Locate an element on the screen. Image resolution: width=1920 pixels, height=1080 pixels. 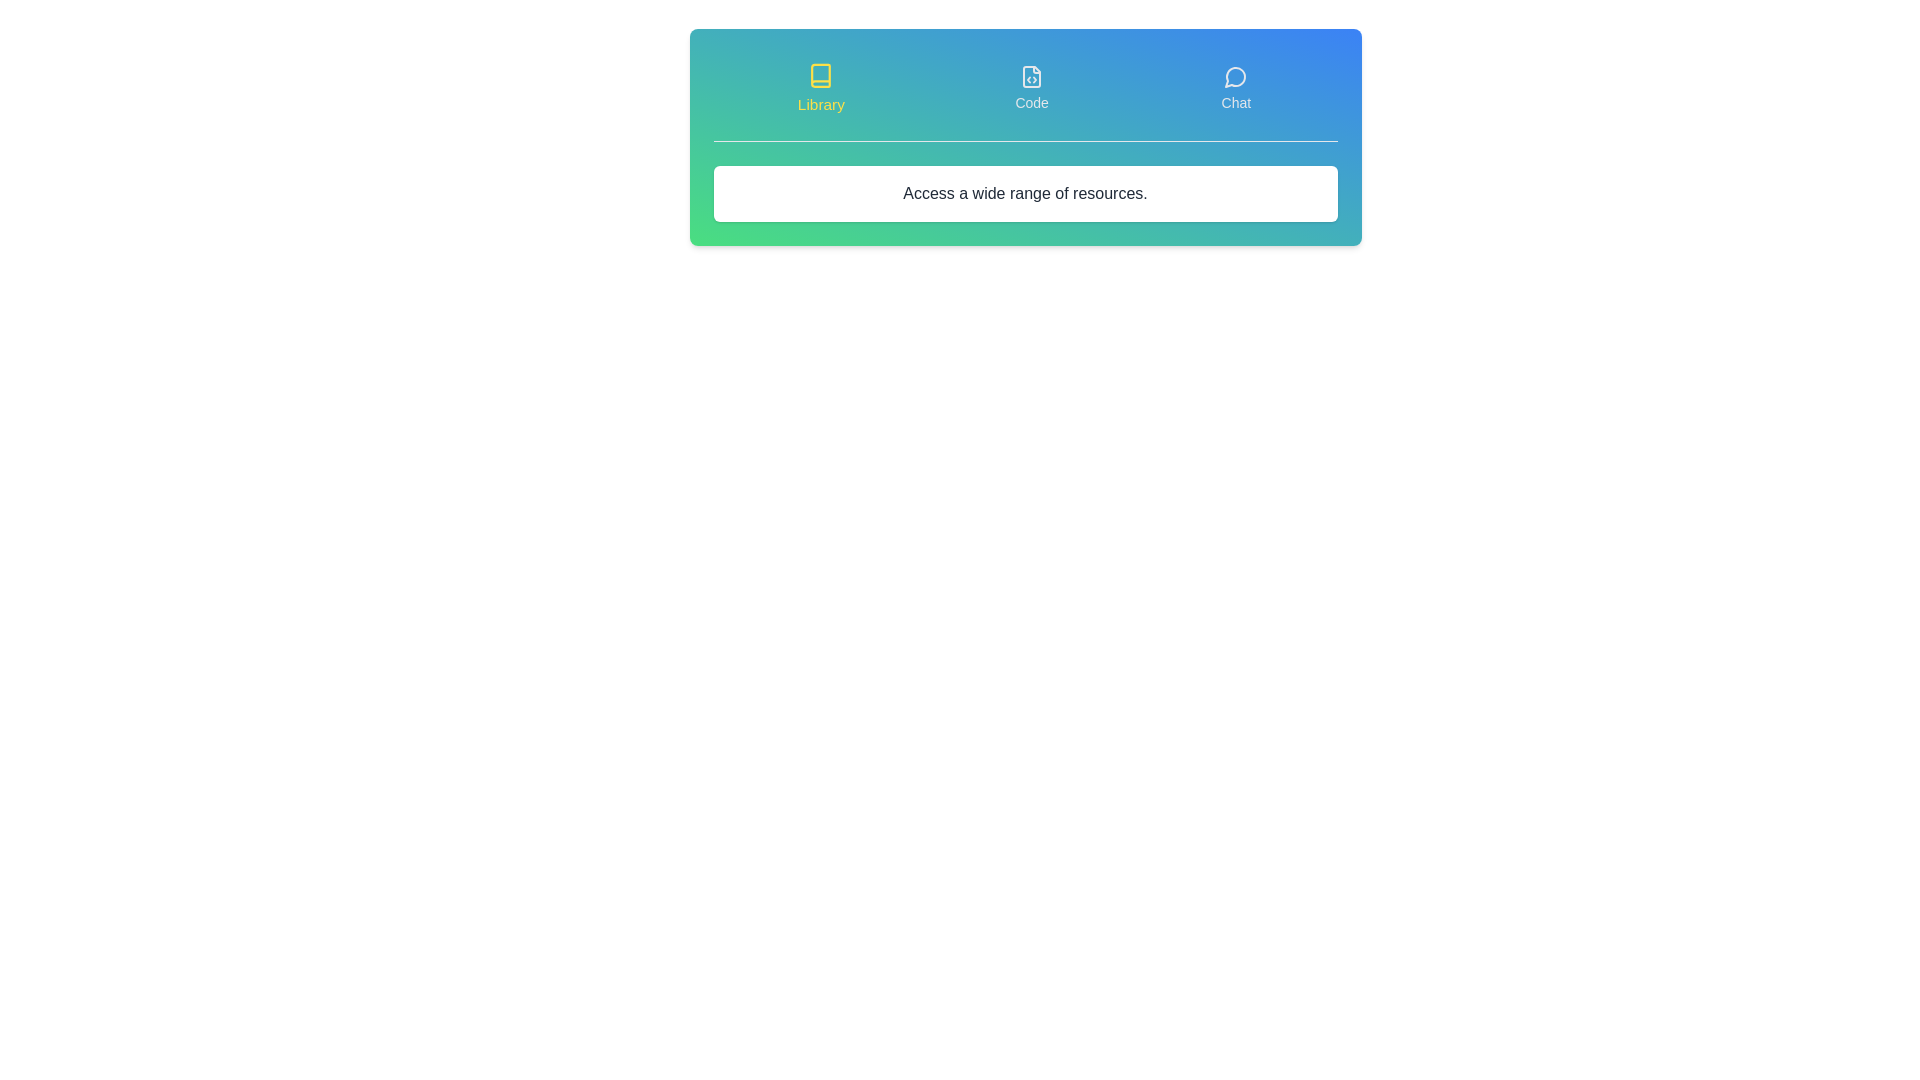
the tab labeled Code to select it is located at coordinates (1032, 87).